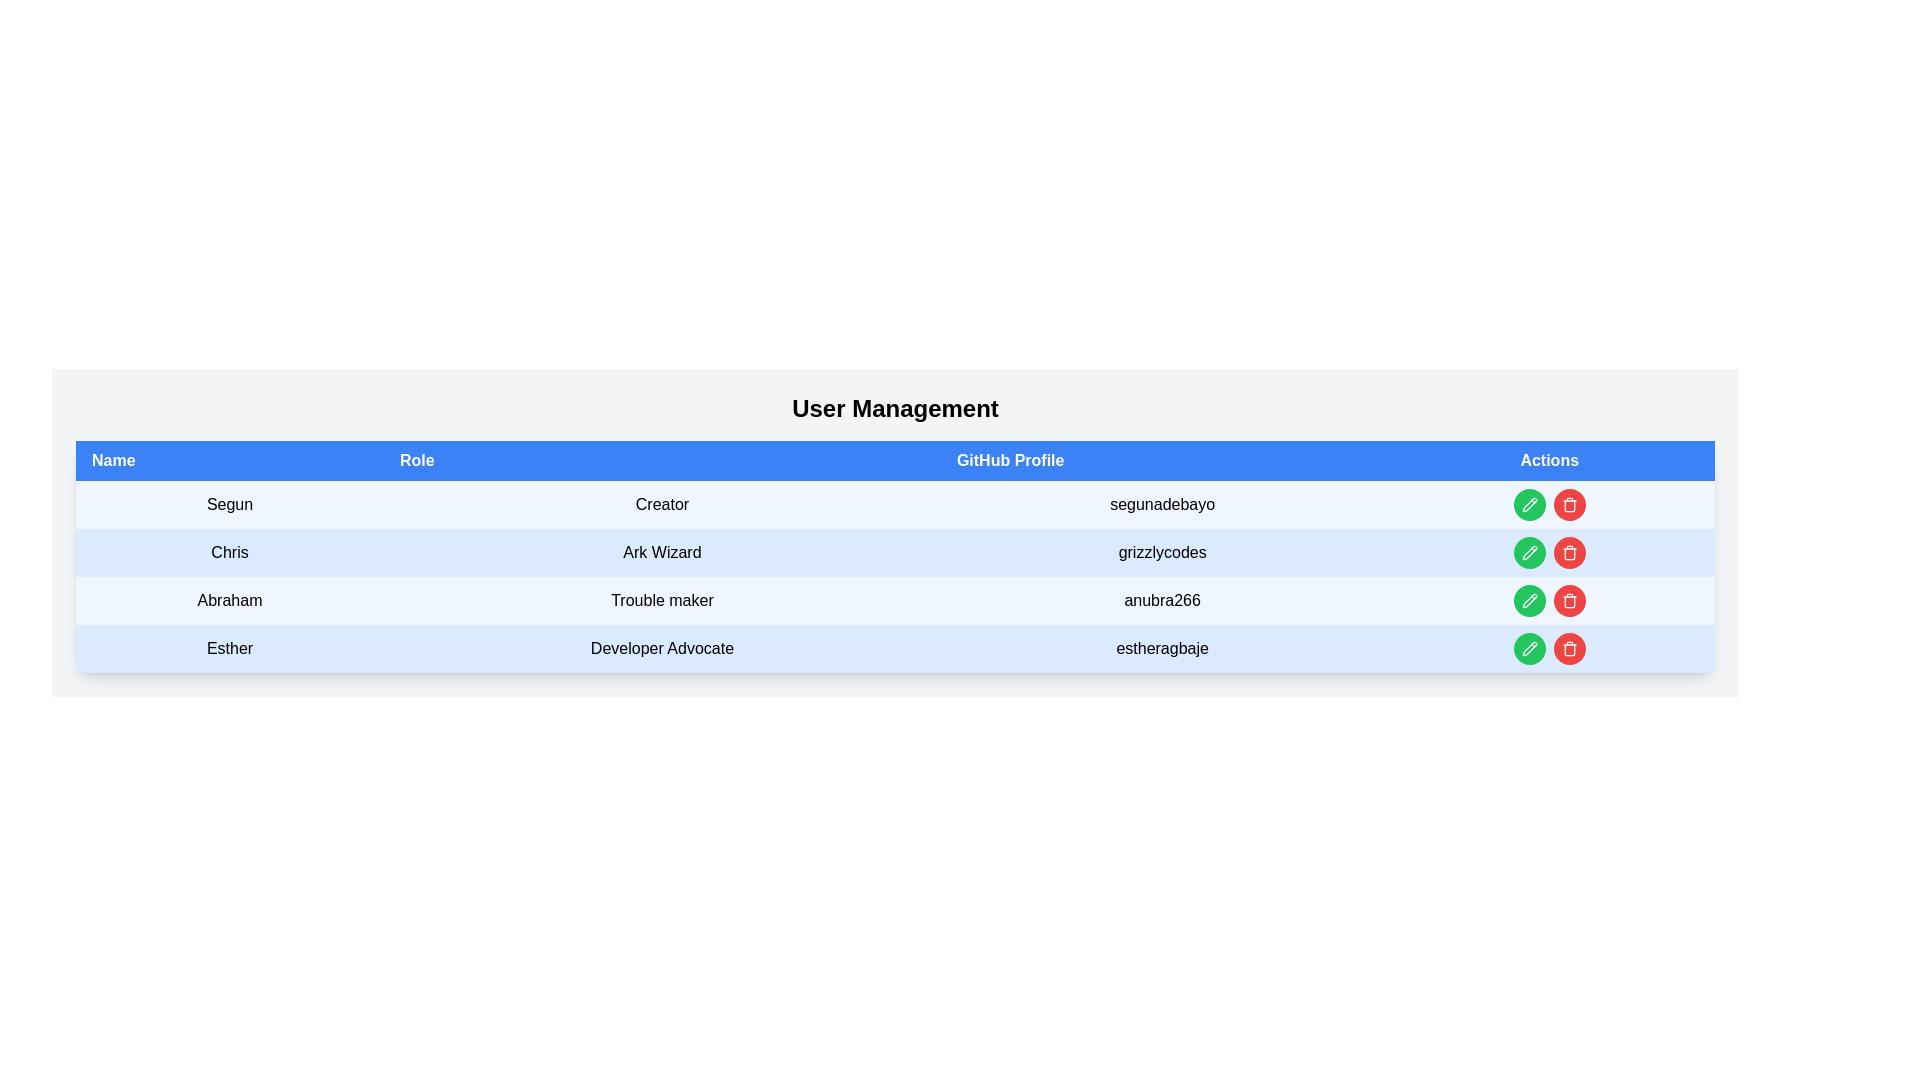 The image size is (1920, 1080). What do you see at coordinates (894, 600) in the screenshot?
I see `the third row` at bounding box center [894, 600].